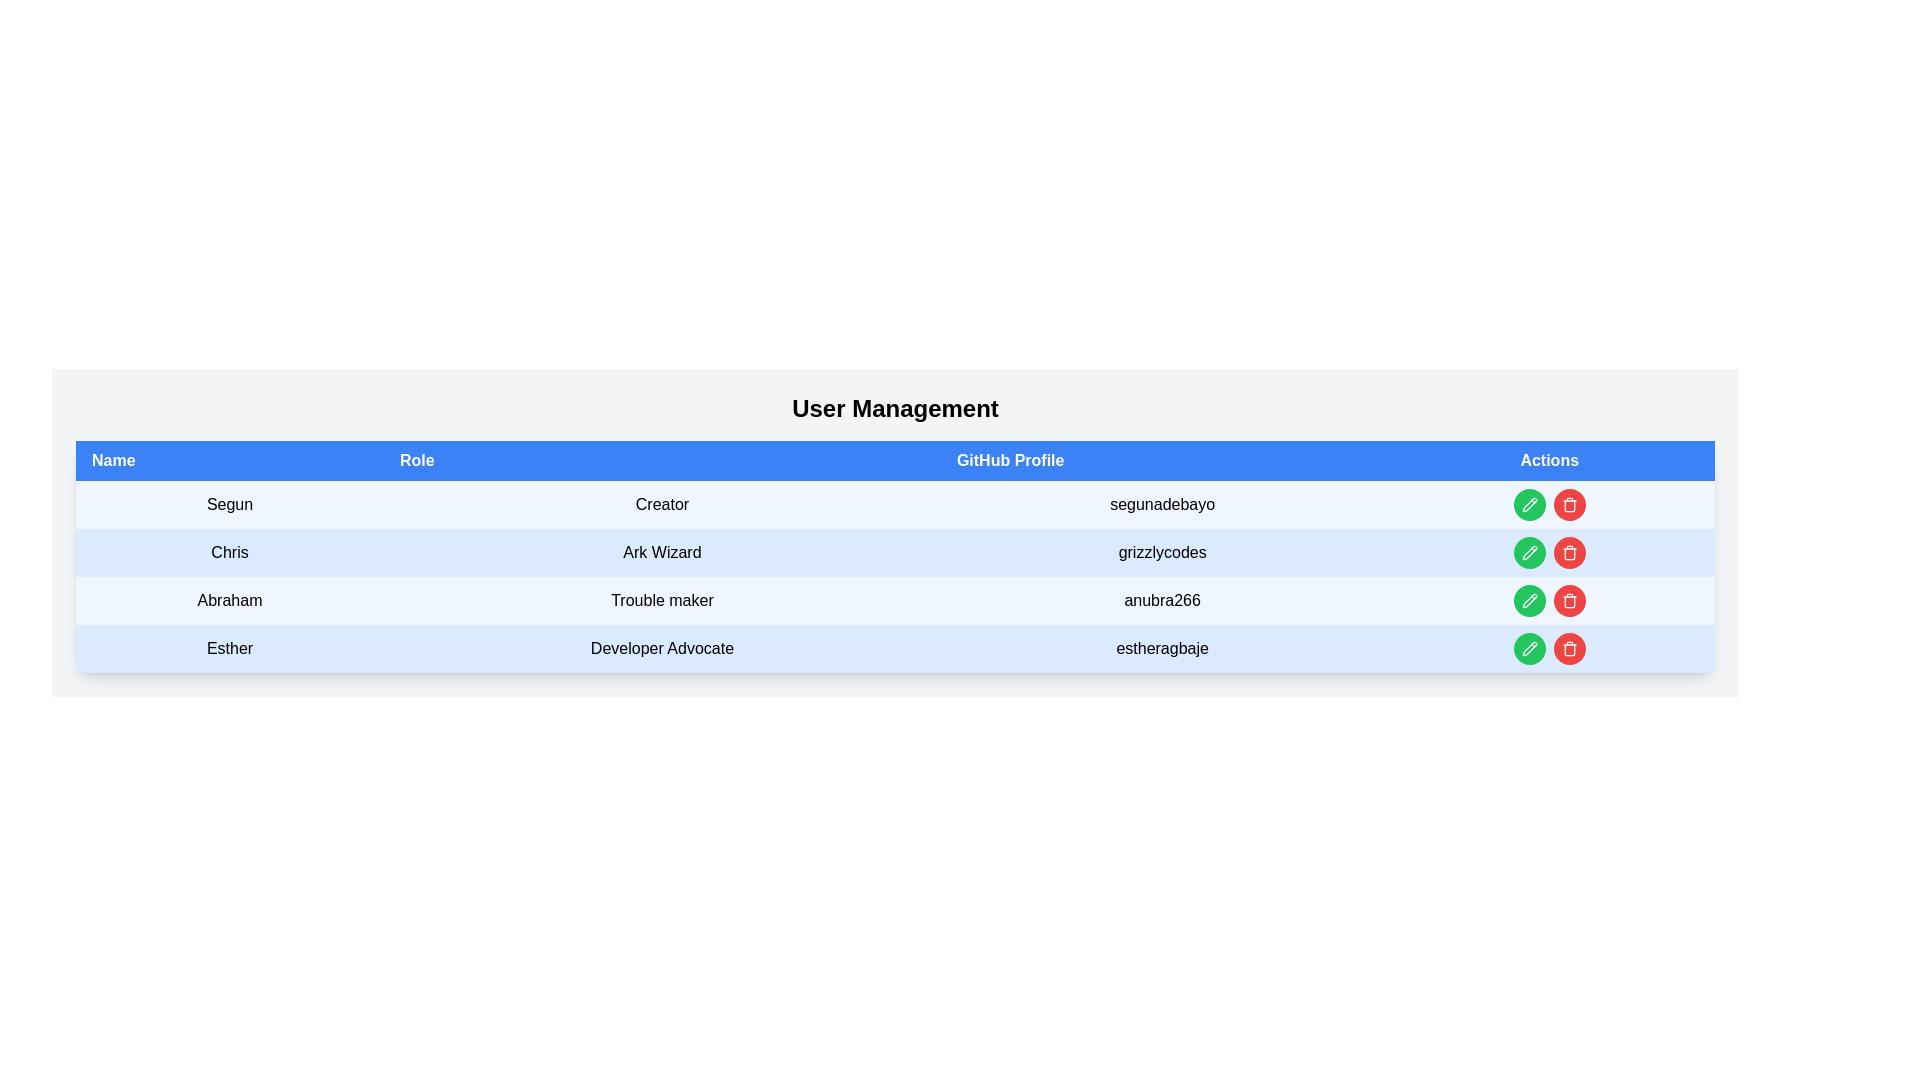 The image size is (1920, 1080). What do you see at coordinates (894, 600) in the screenshot?
I see `the third row` at bounding box center [894, 600].